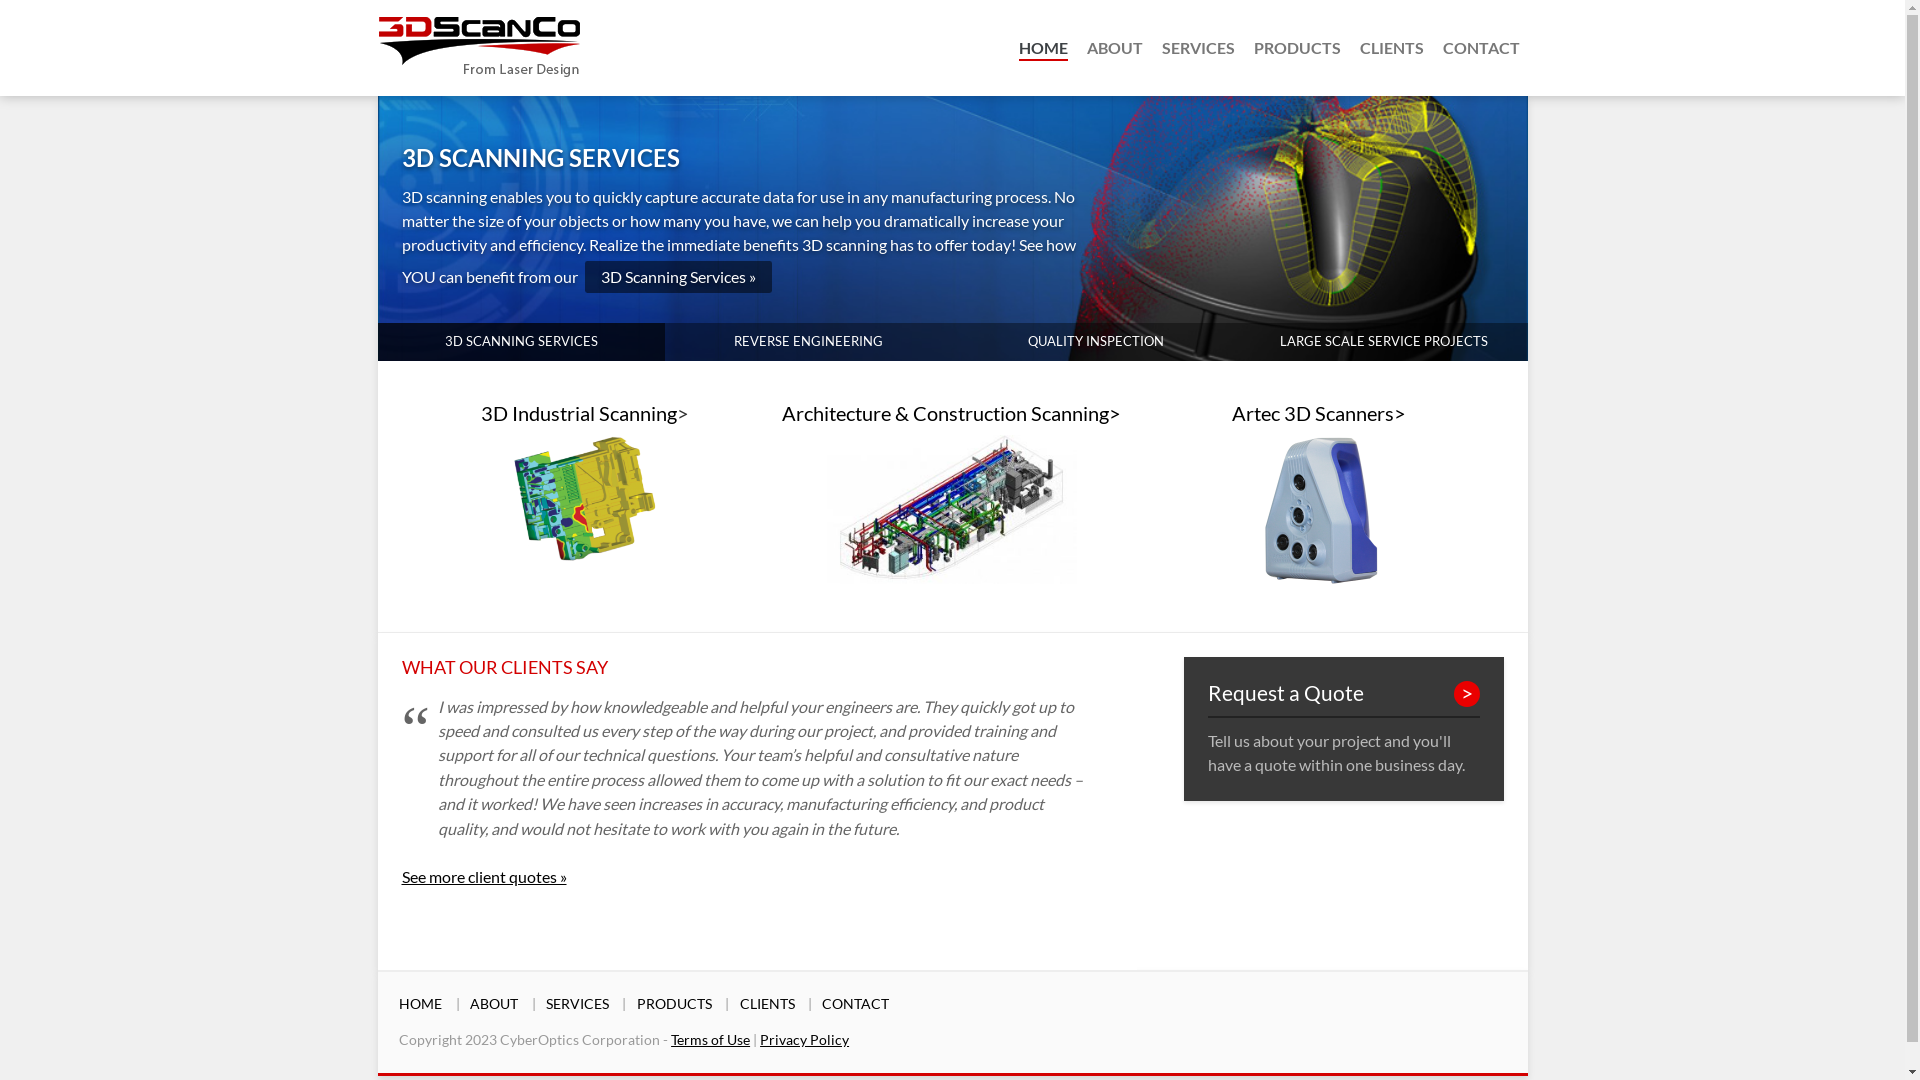 This screenshot has width=1920, height=1080. Describe the element at coordinates (1017, 46) in the screenshot. I see `'HOME'` at that location.